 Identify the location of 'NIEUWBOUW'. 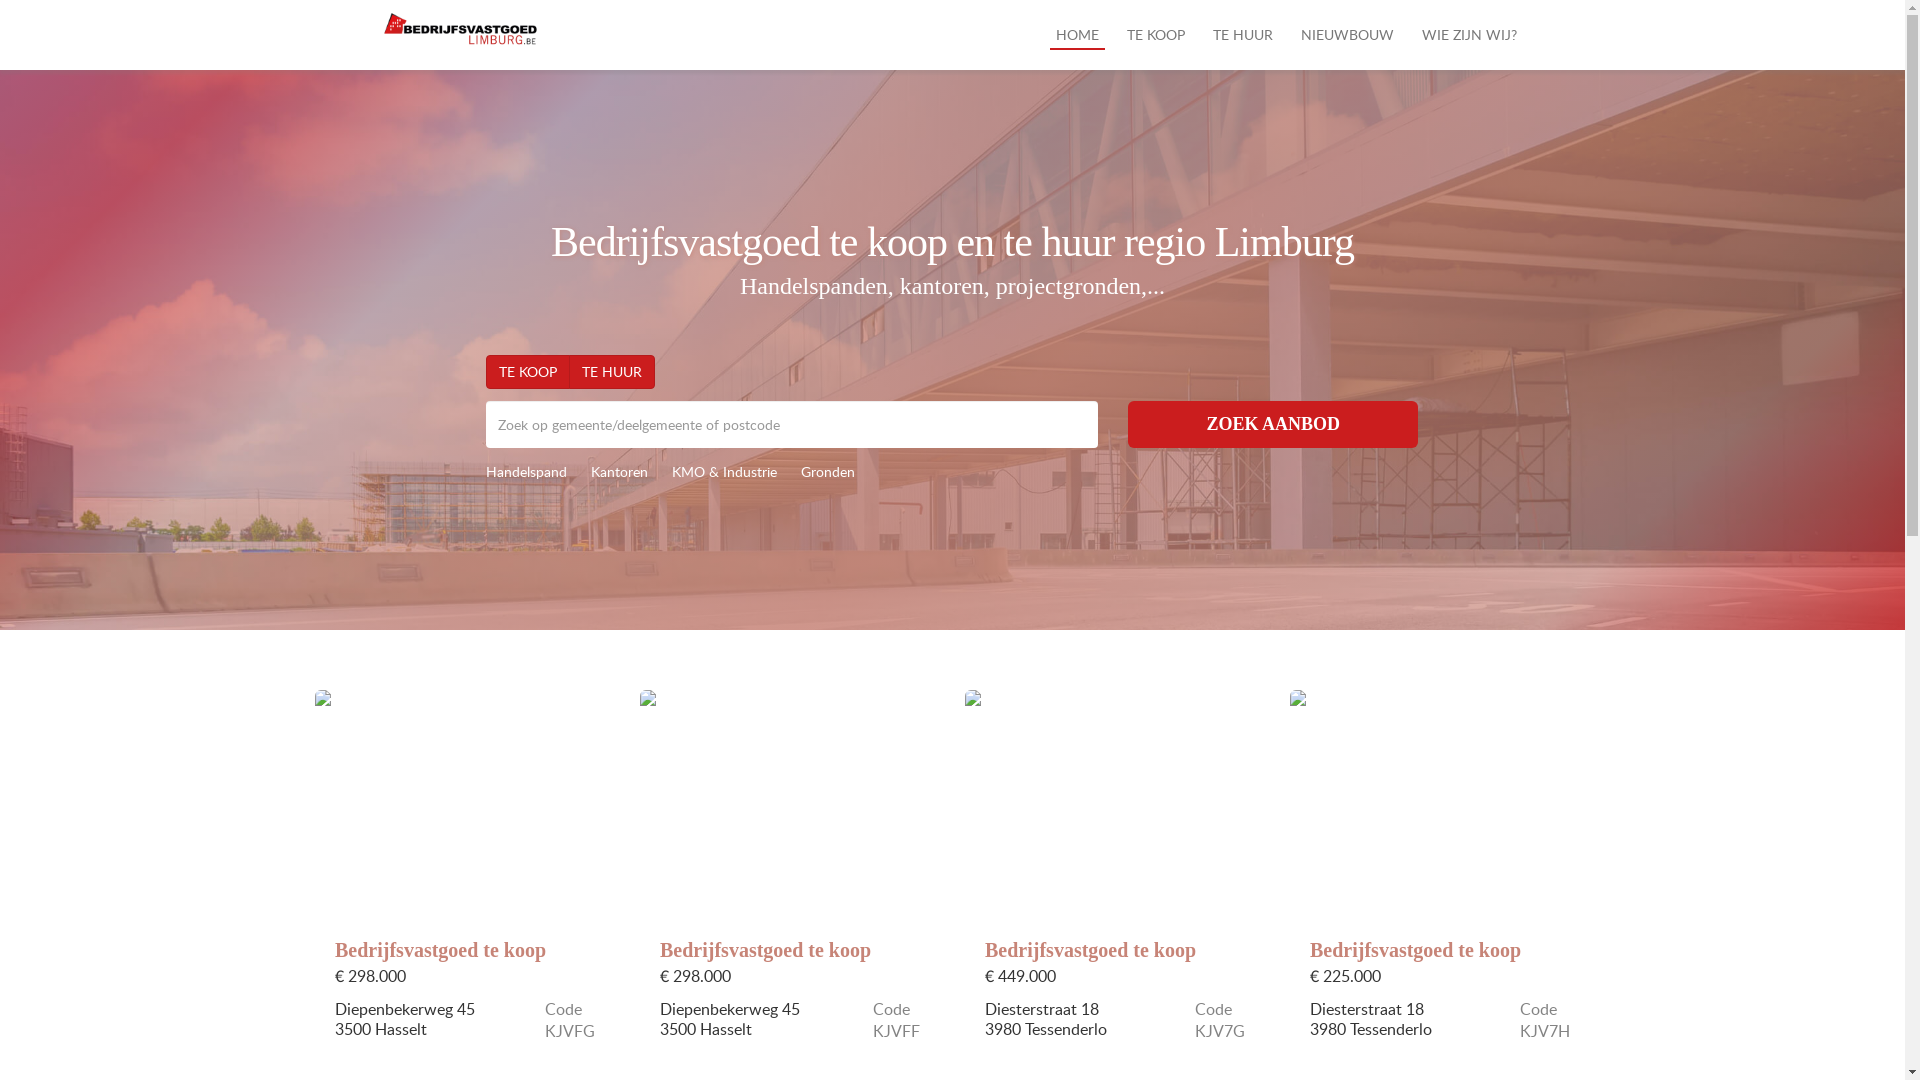
(1346, 34).